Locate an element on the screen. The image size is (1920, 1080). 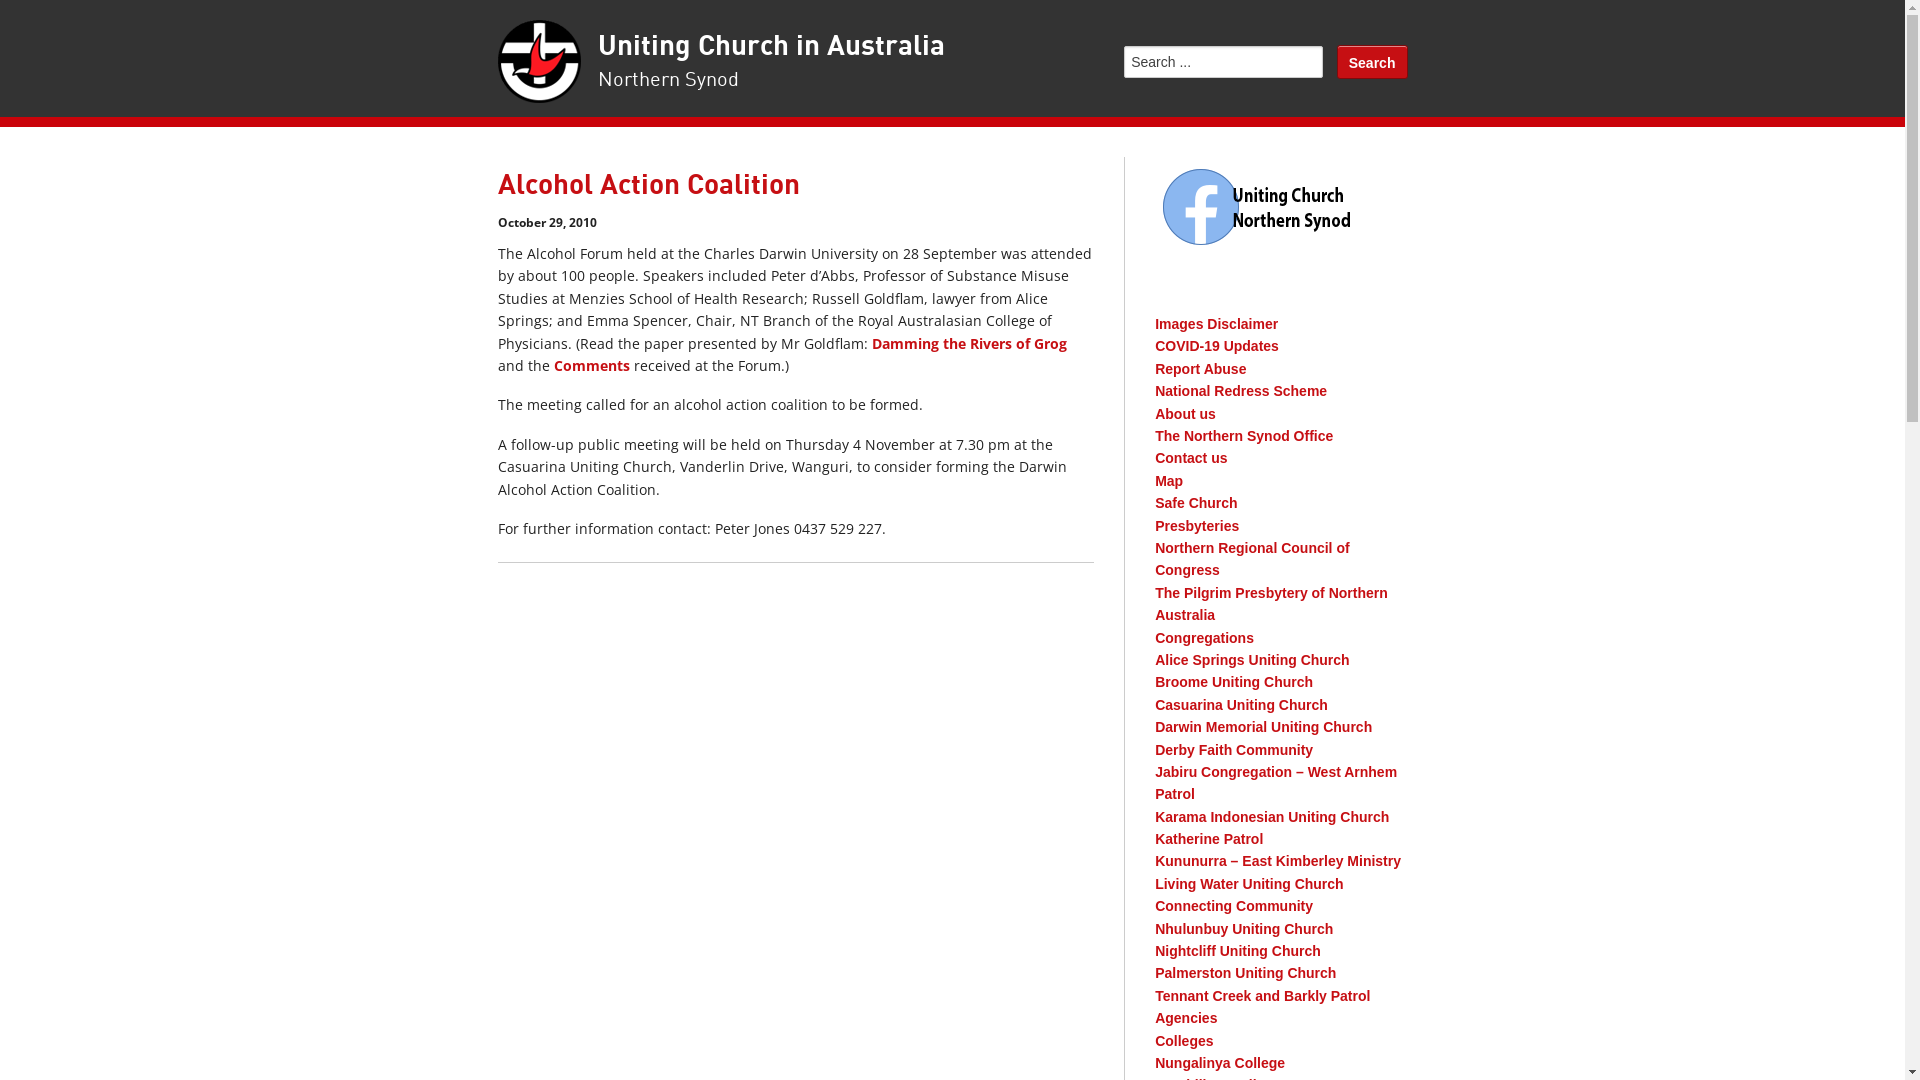
'Darwin Memorial Uniting Church' is located at coordinates (1262, 726).